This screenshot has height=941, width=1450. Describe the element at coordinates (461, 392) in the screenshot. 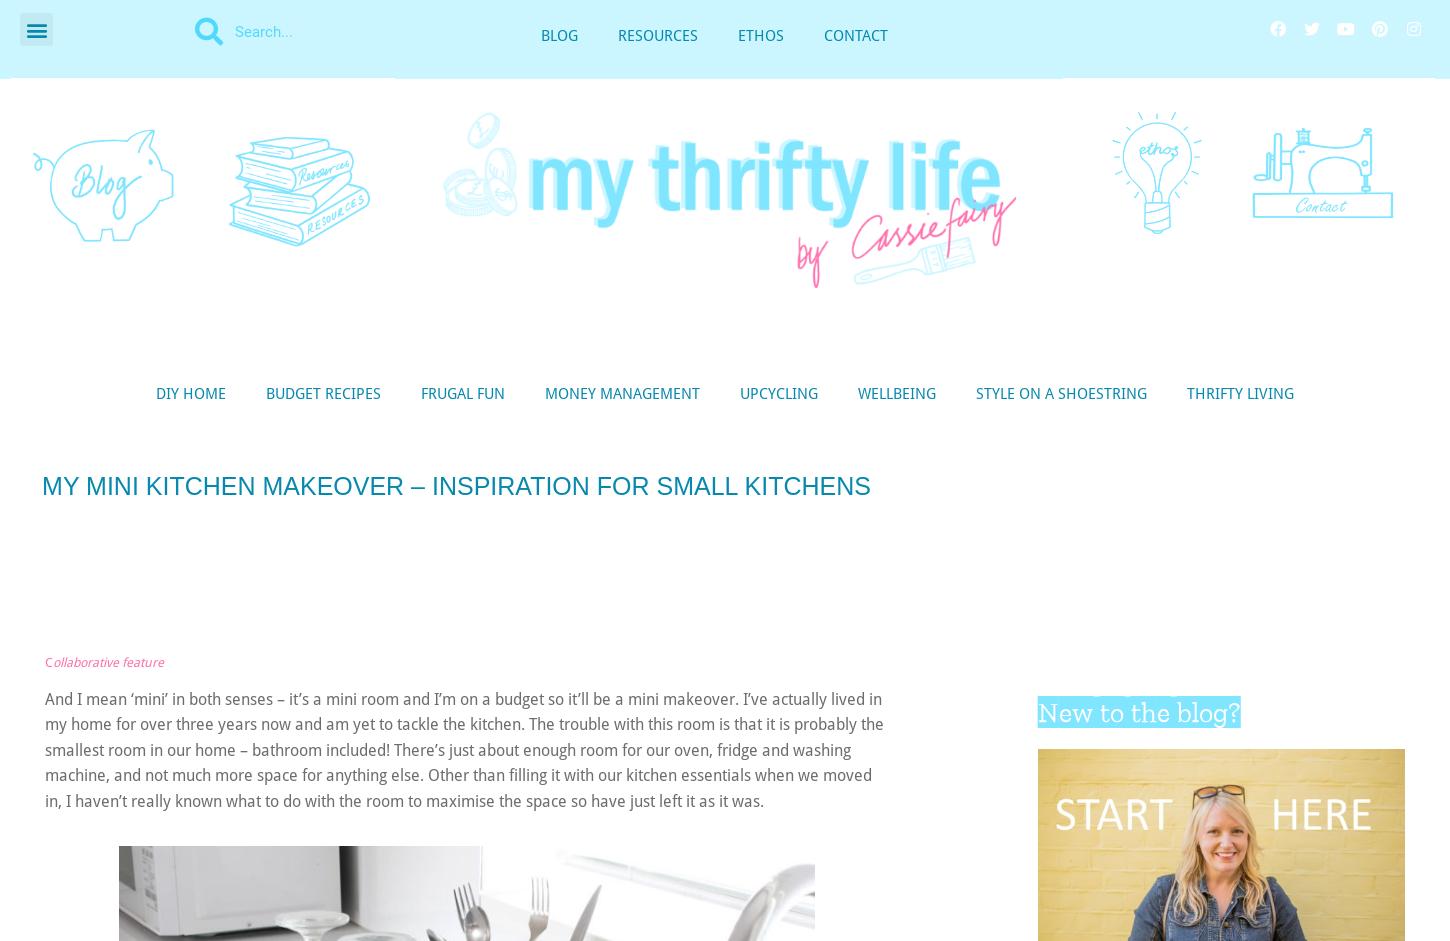

I see `'FRUGAL FUN'` at that location.